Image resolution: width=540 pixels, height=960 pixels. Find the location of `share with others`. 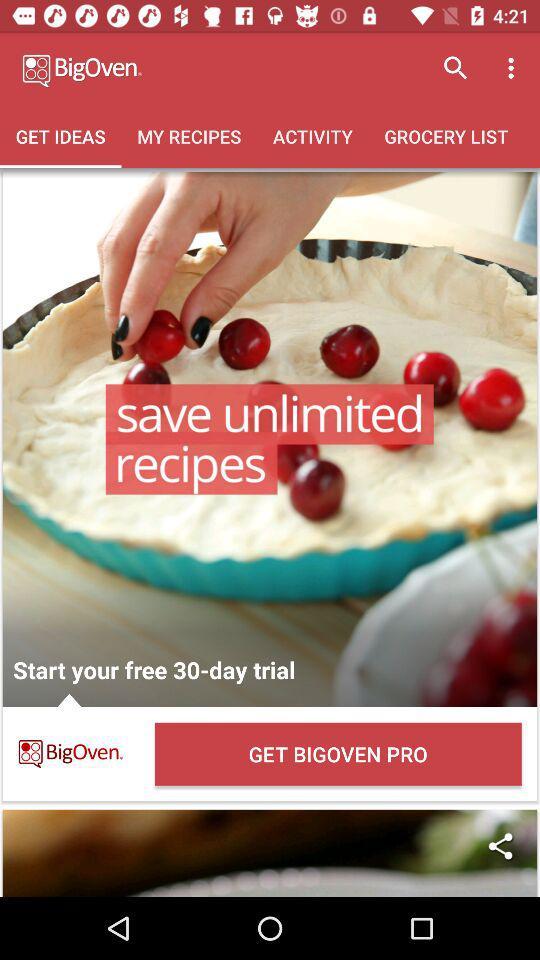

share with others is located at coordinates (270, 852).